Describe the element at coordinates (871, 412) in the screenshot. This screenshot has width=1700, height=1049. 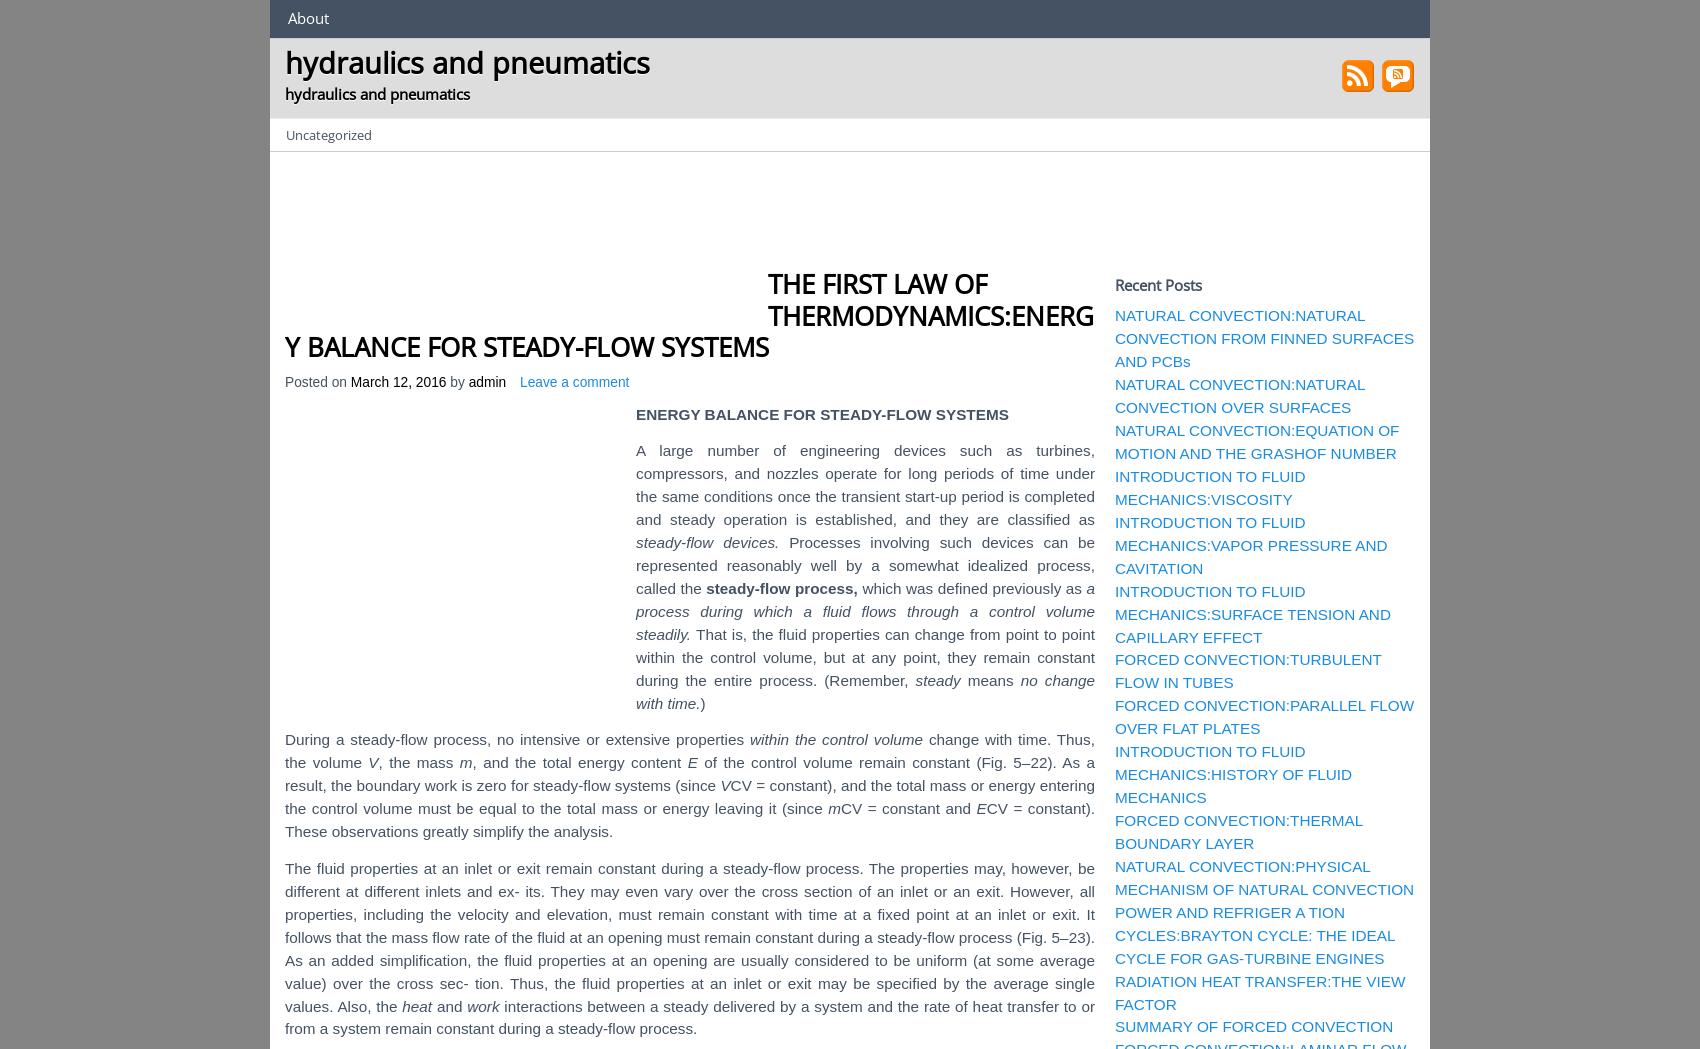
I see `'Y'` at that location.